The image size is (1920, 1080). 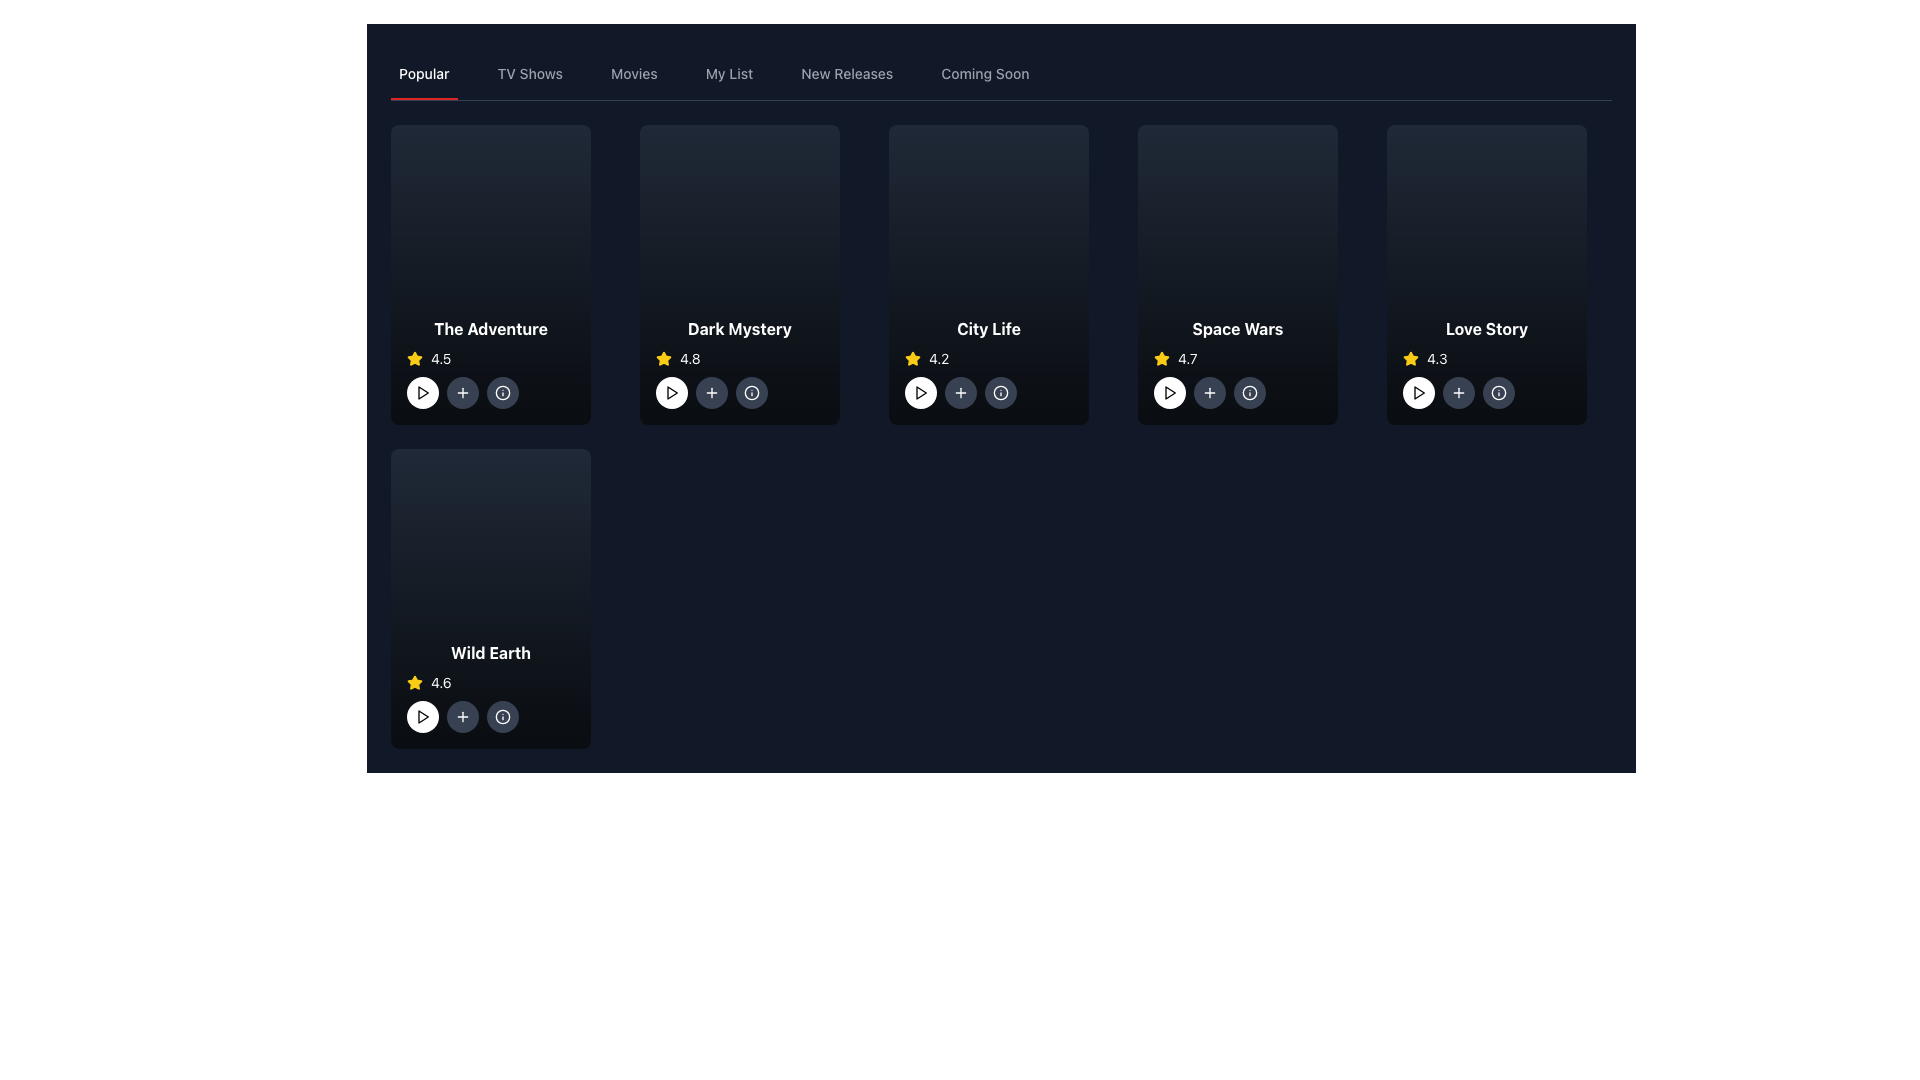 I want to click on around the circular outline of the icon located at the bottom right of the 'Love Story' card, so click(x=1498, y=393).